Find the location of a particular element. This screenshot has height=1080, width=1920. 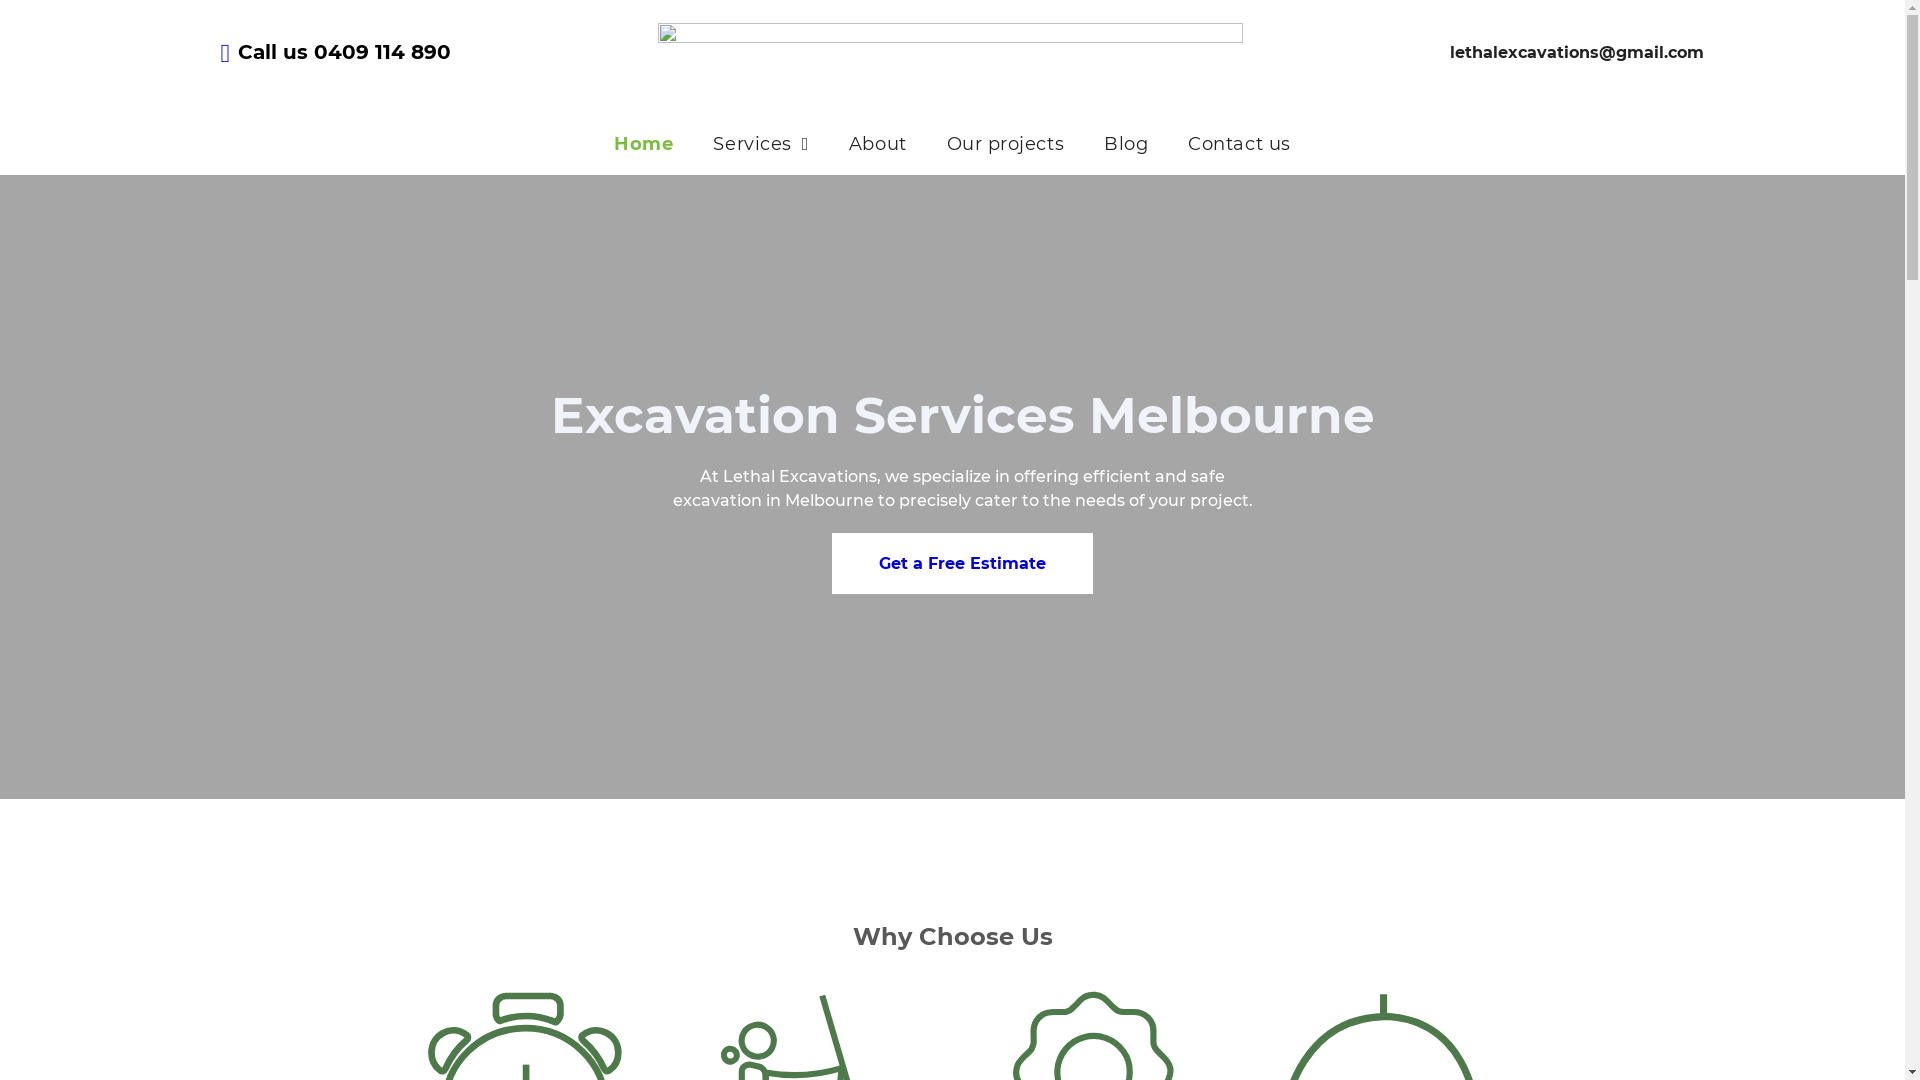

'Home' is located at coordinates (643, 143).